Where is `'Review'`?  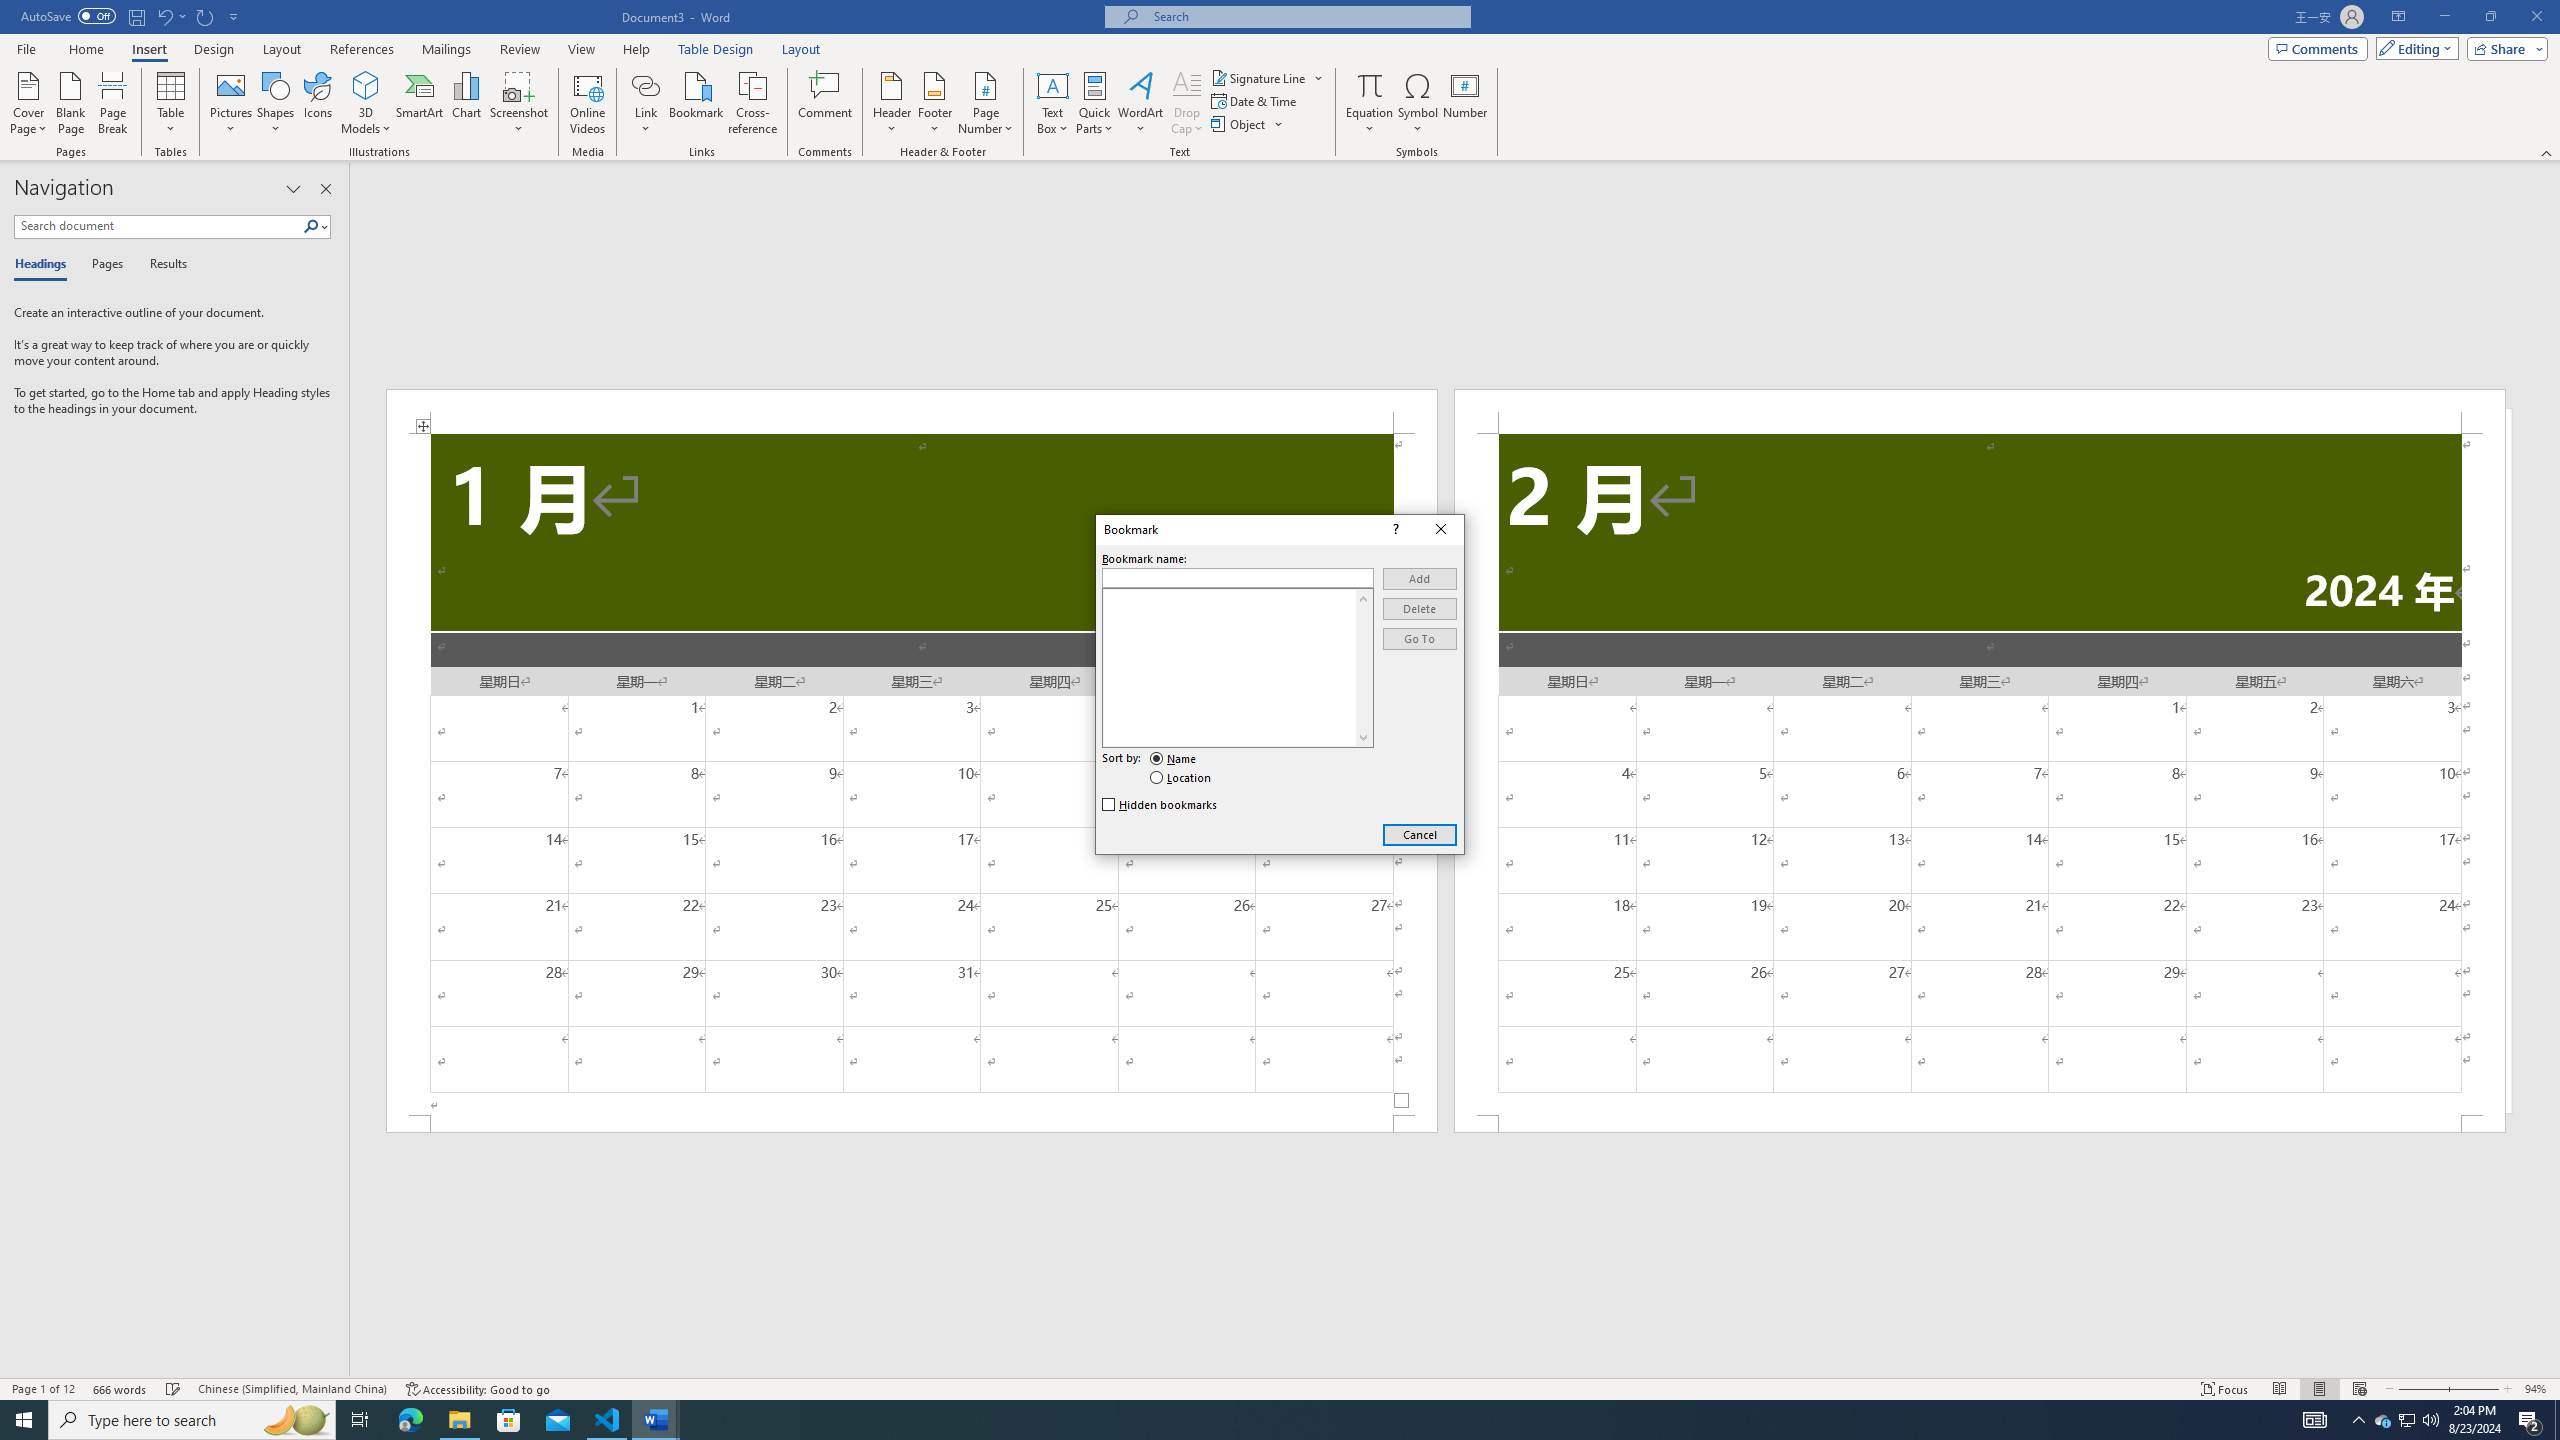 'Review' is located at coordinates (518, 49).